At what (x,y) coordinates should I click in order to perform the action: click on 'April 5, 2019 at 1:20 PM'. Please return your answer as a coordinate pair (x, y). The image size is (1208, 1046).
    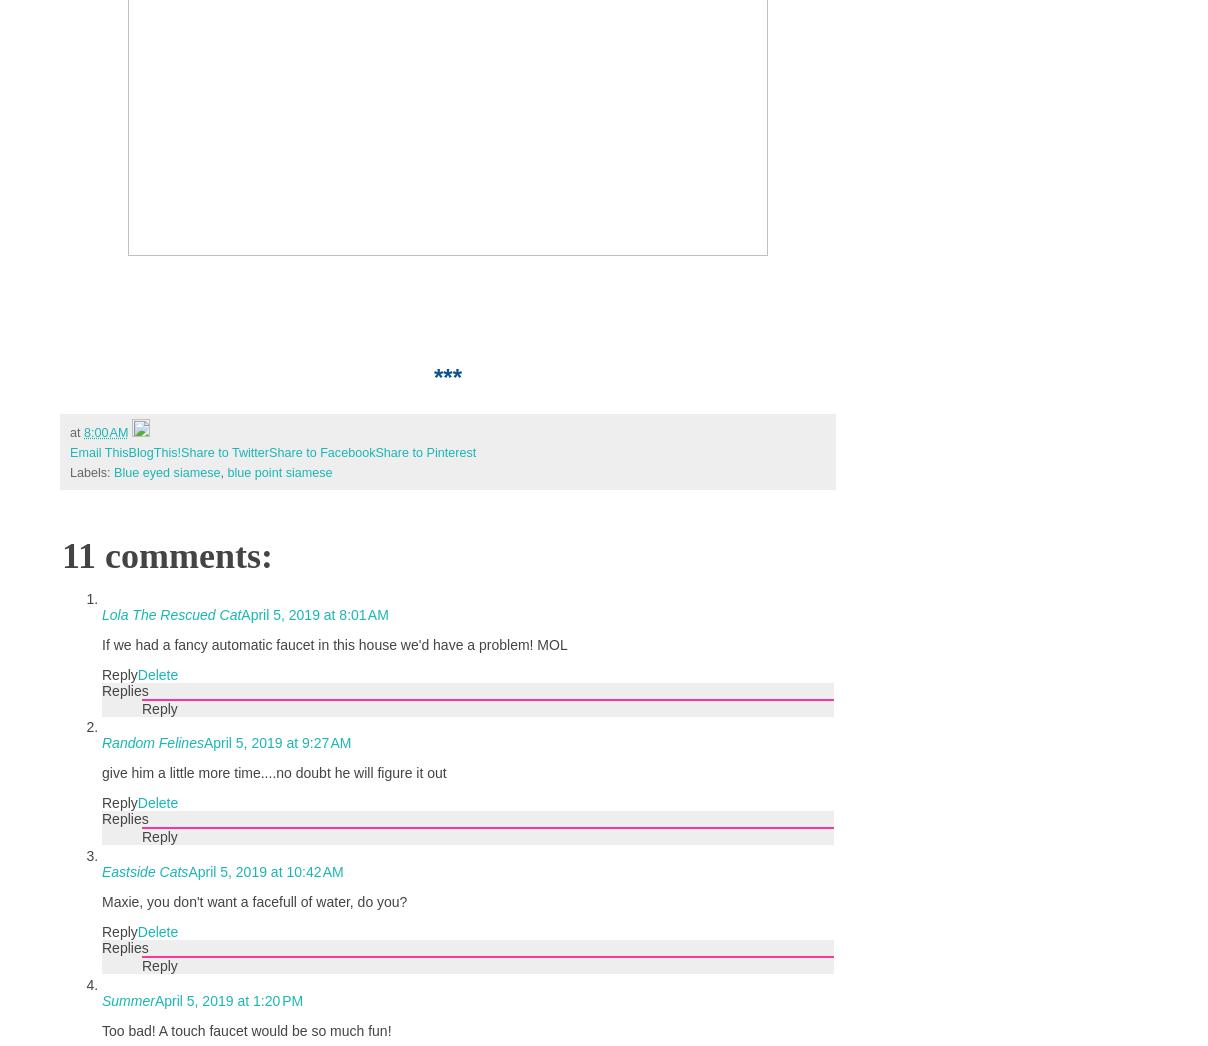
    Looking at the image, I should click on (154, 1001).